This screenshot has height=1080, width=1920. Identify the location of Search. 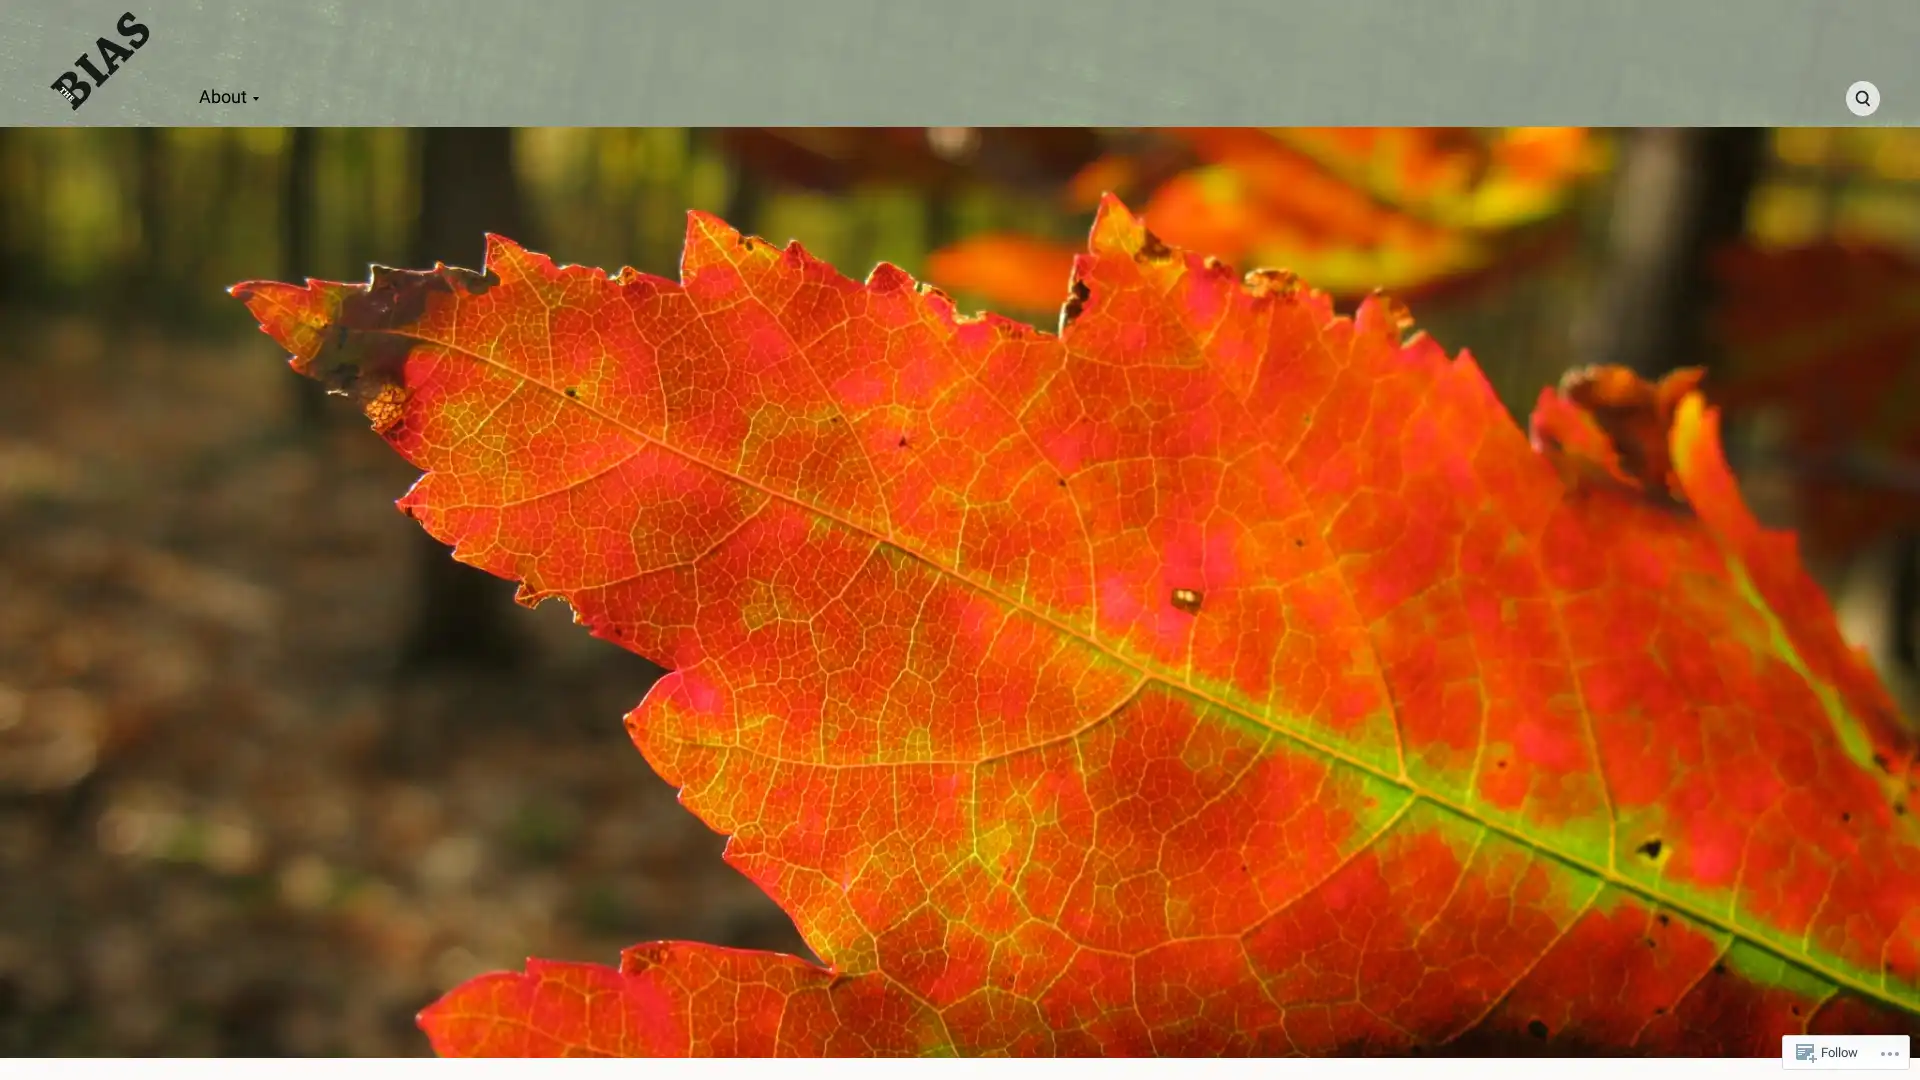
(1861, 98).